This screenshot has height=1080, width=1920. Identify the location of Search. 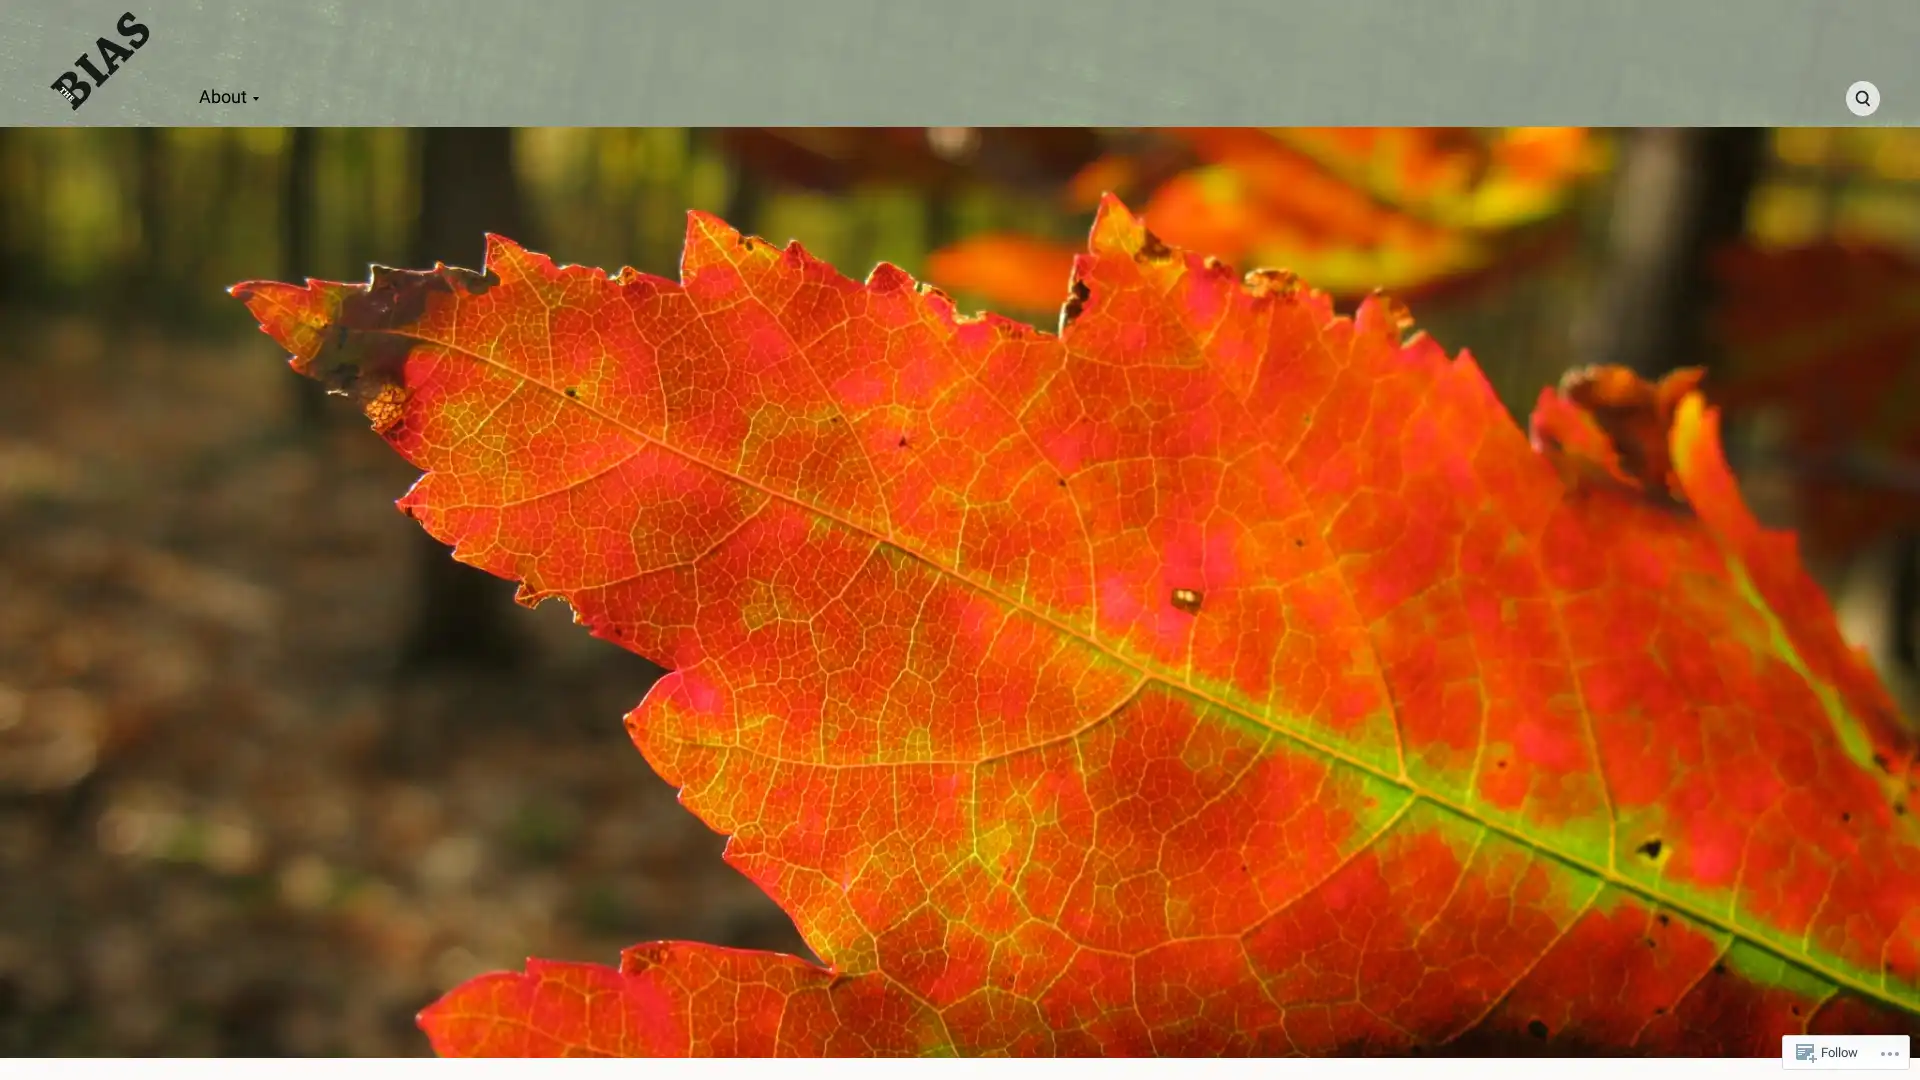
(1861, 98).